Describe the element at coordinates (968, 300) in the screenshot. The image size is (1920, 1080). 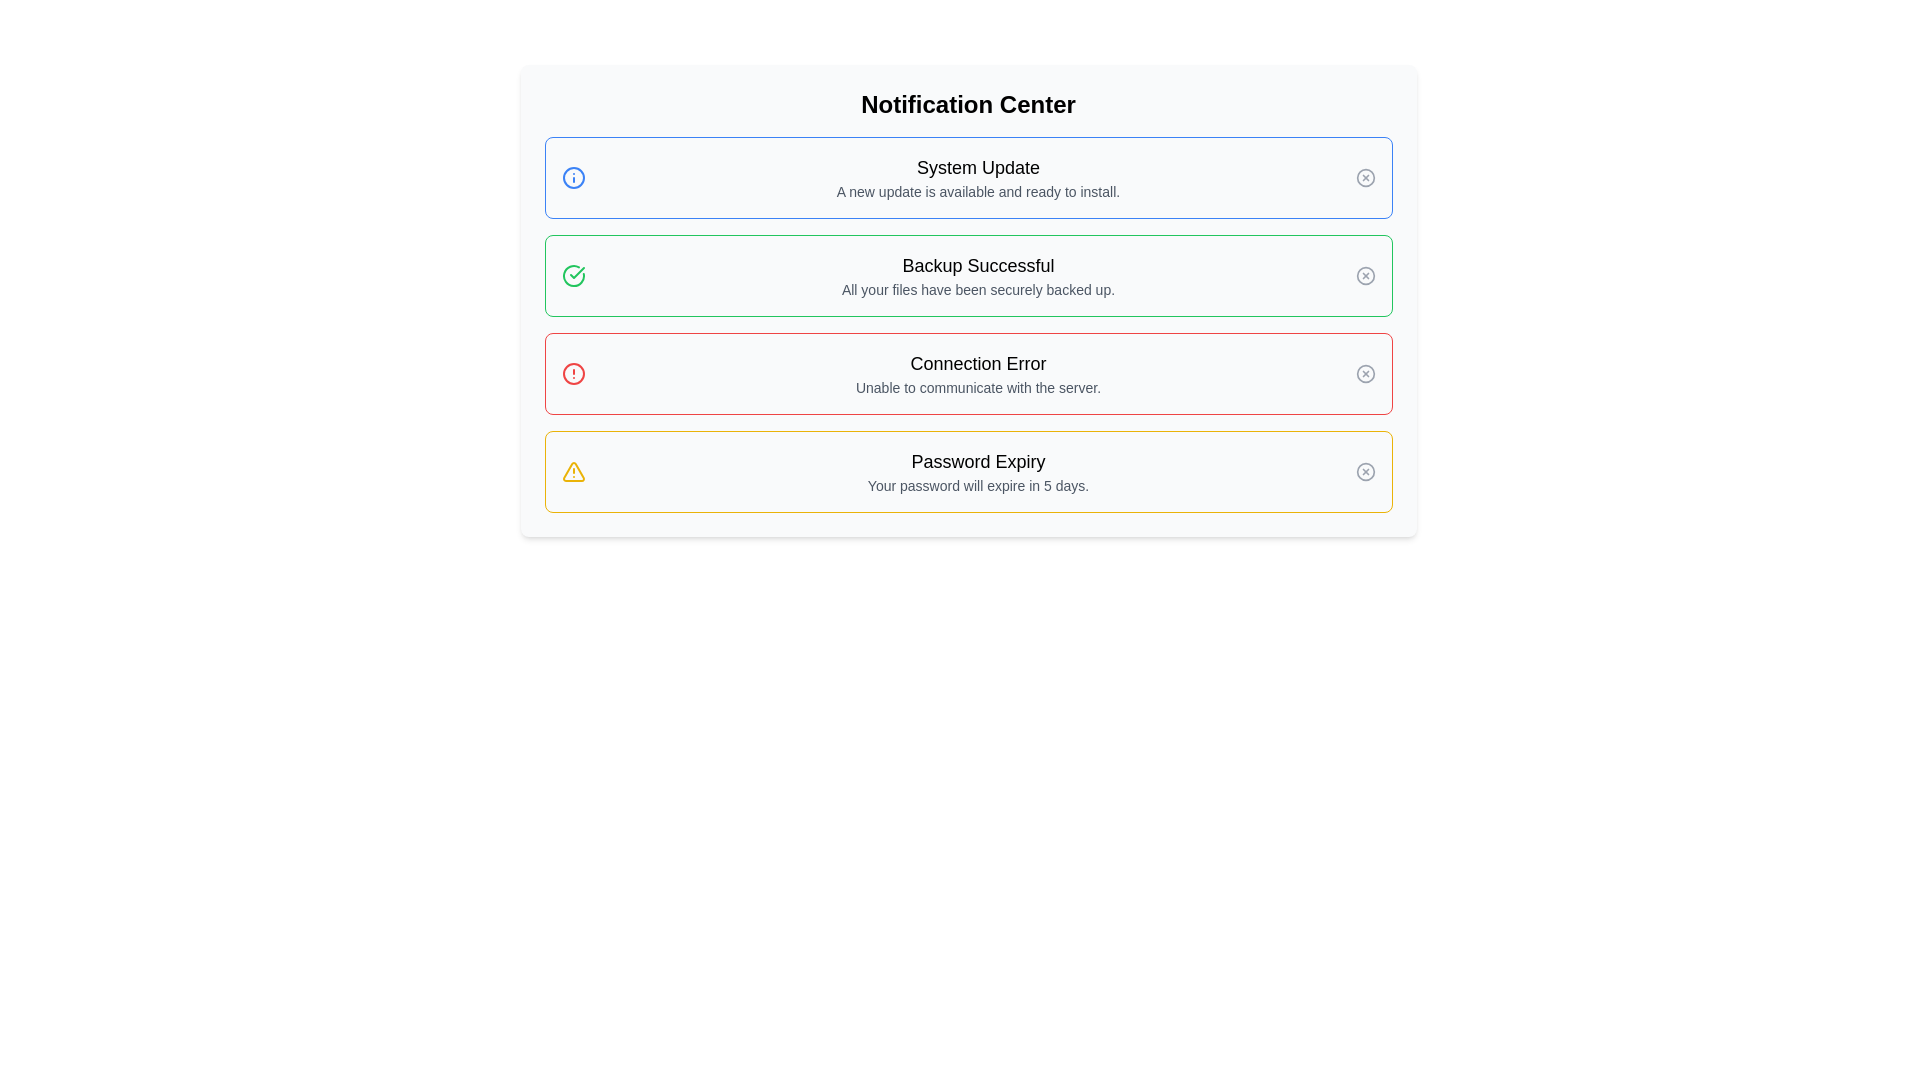
I see `notification from the second entry in the Notification Center, which indicates a successful backup of files` at that location.